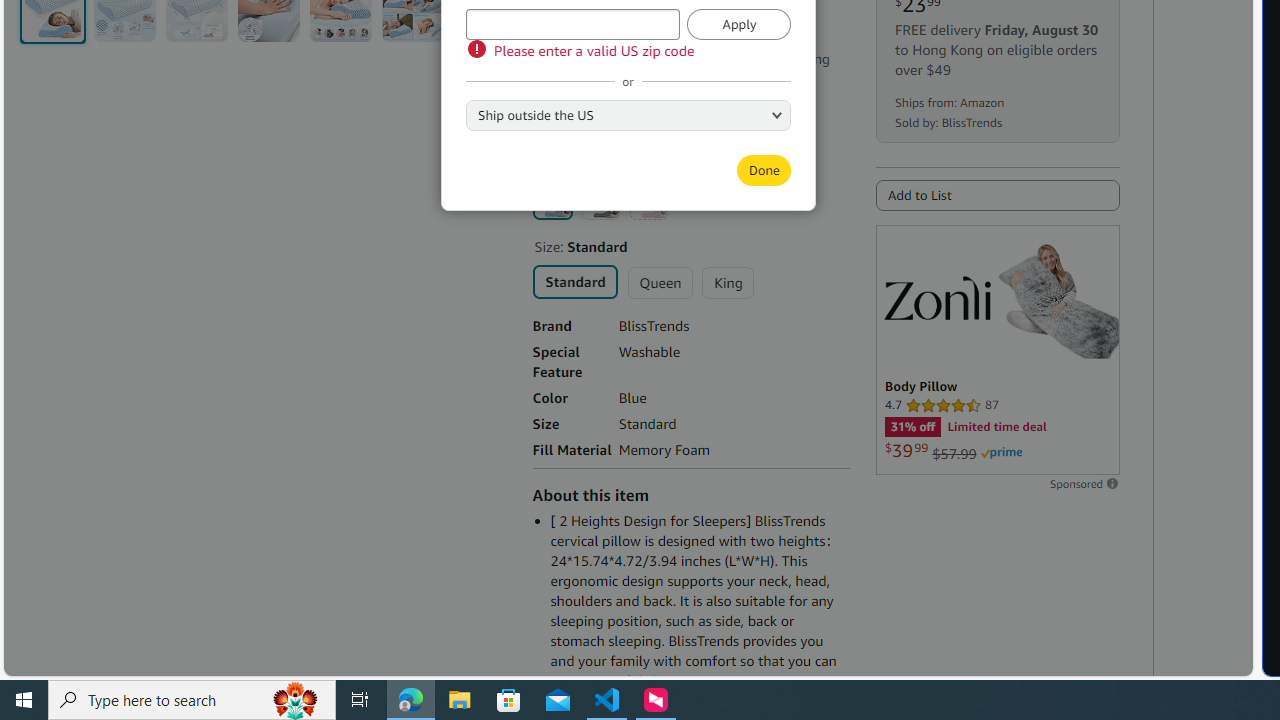 This screenshot has width=1280, height=720. What do you see at coordinates (573, 281) in the screenshot?
I see `'Standard'` at bounding box center [573, 281].